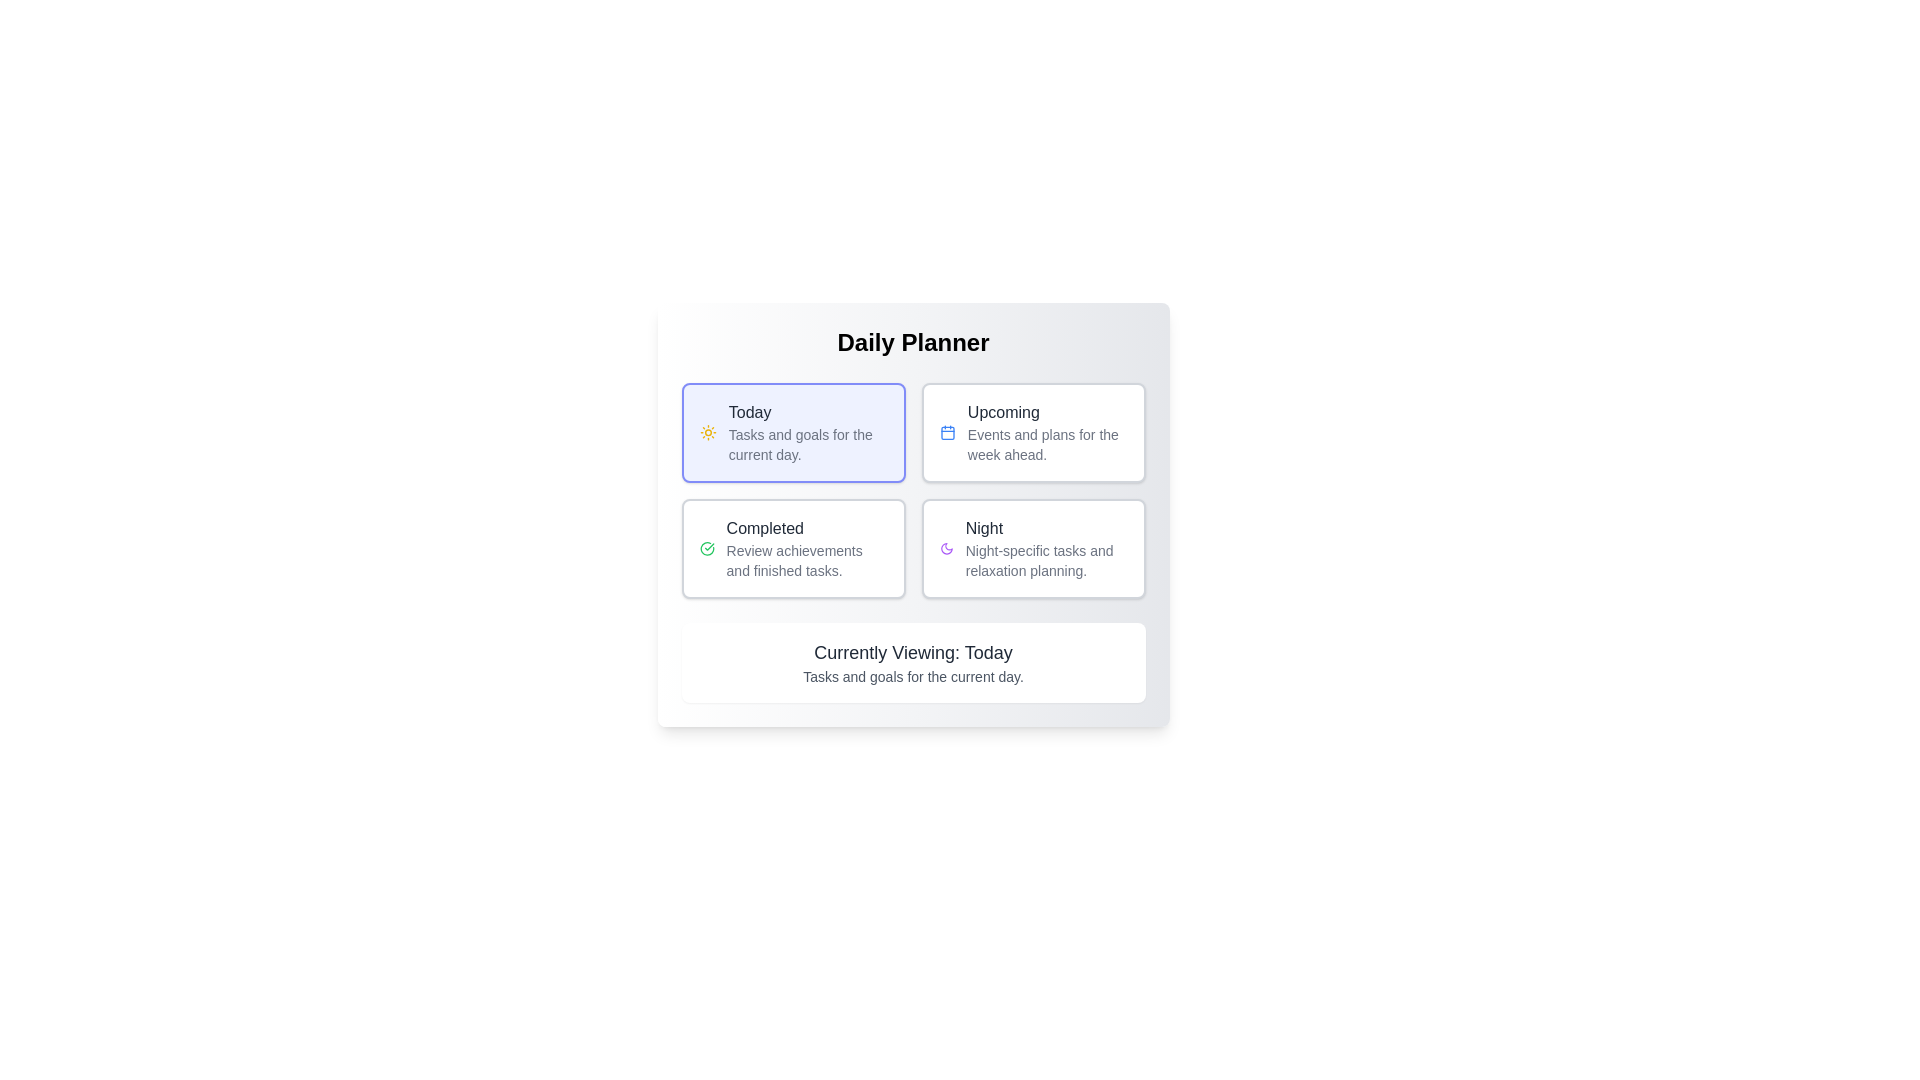 The height and width of the screenshot is (1080, 1920). What do you see at coordinates (1033, 431) in the screenshot?
I see `the Informational card titled 'Upcoming'` at bounding box center [1033, 431].